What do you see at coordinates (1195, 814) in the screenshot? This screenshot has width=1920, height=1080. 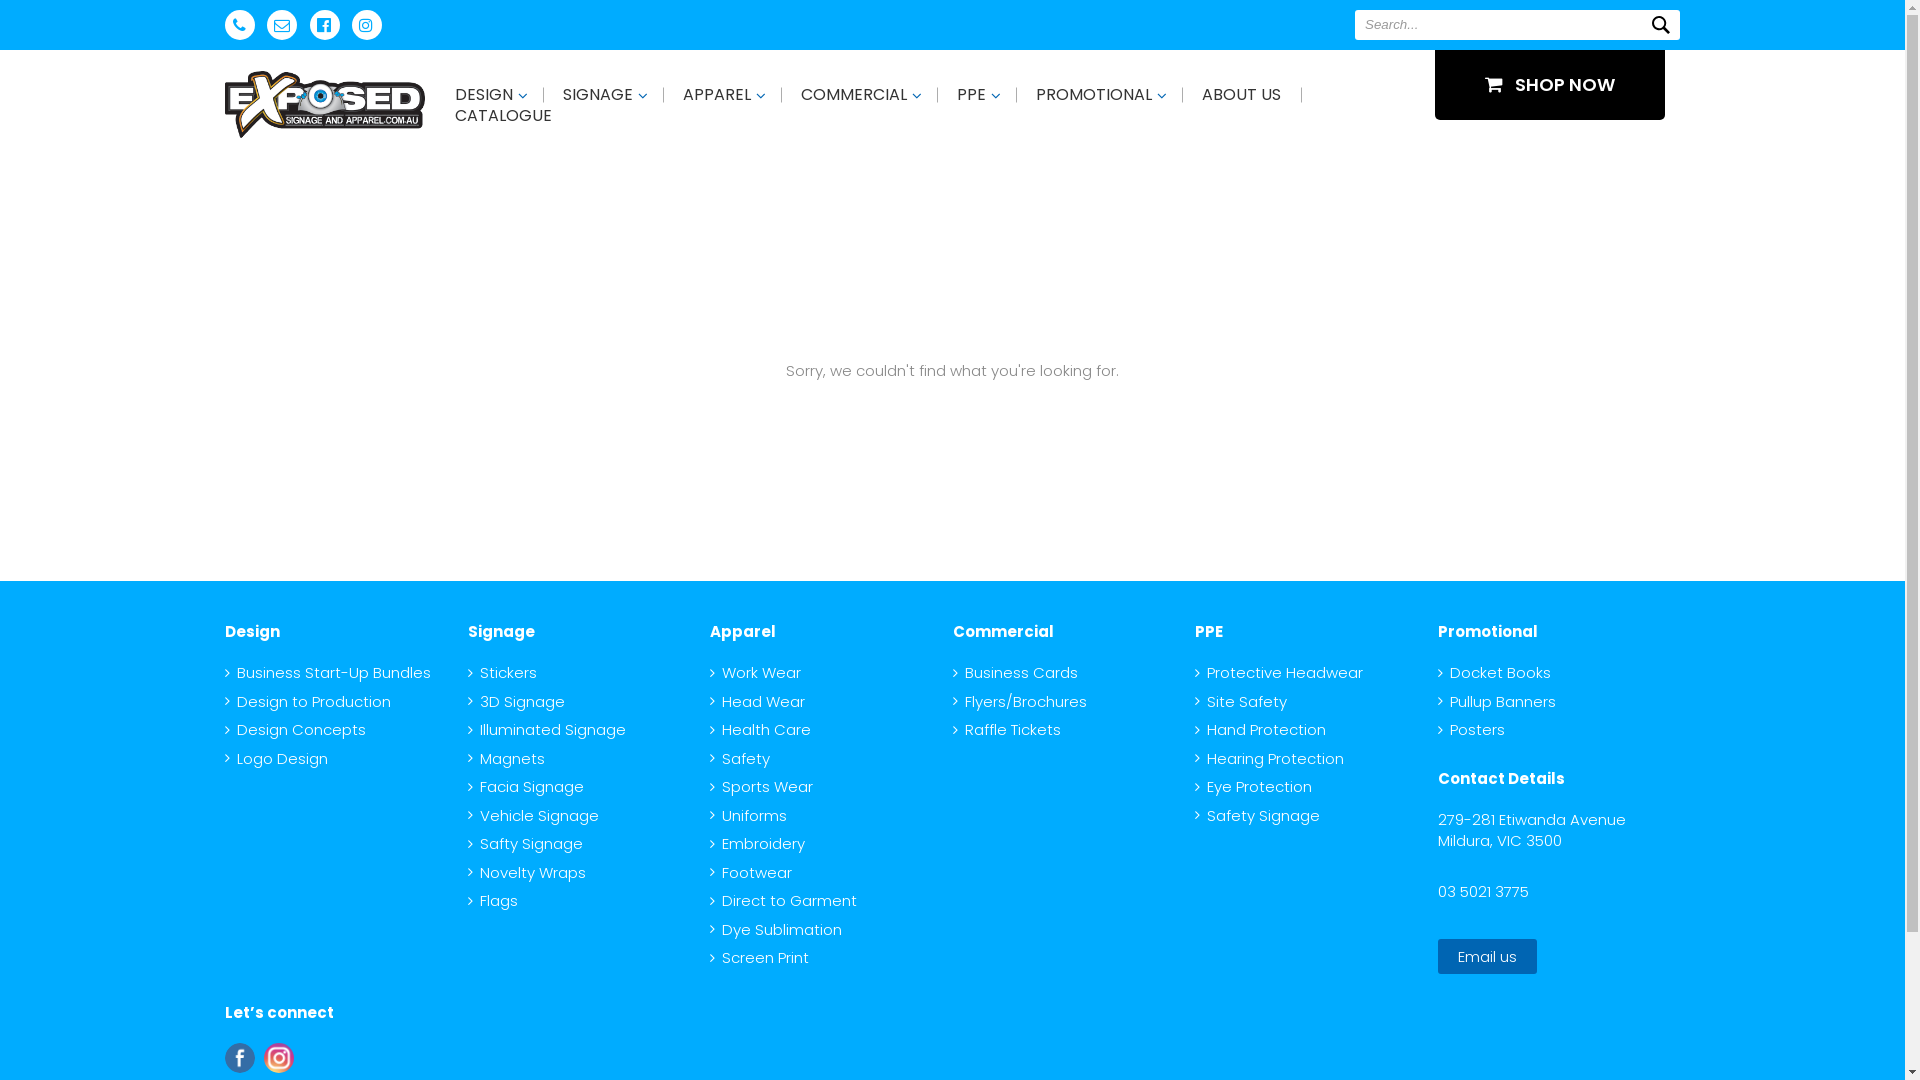 I see `'Safety Signage'` at bounding box center [1195, 814].